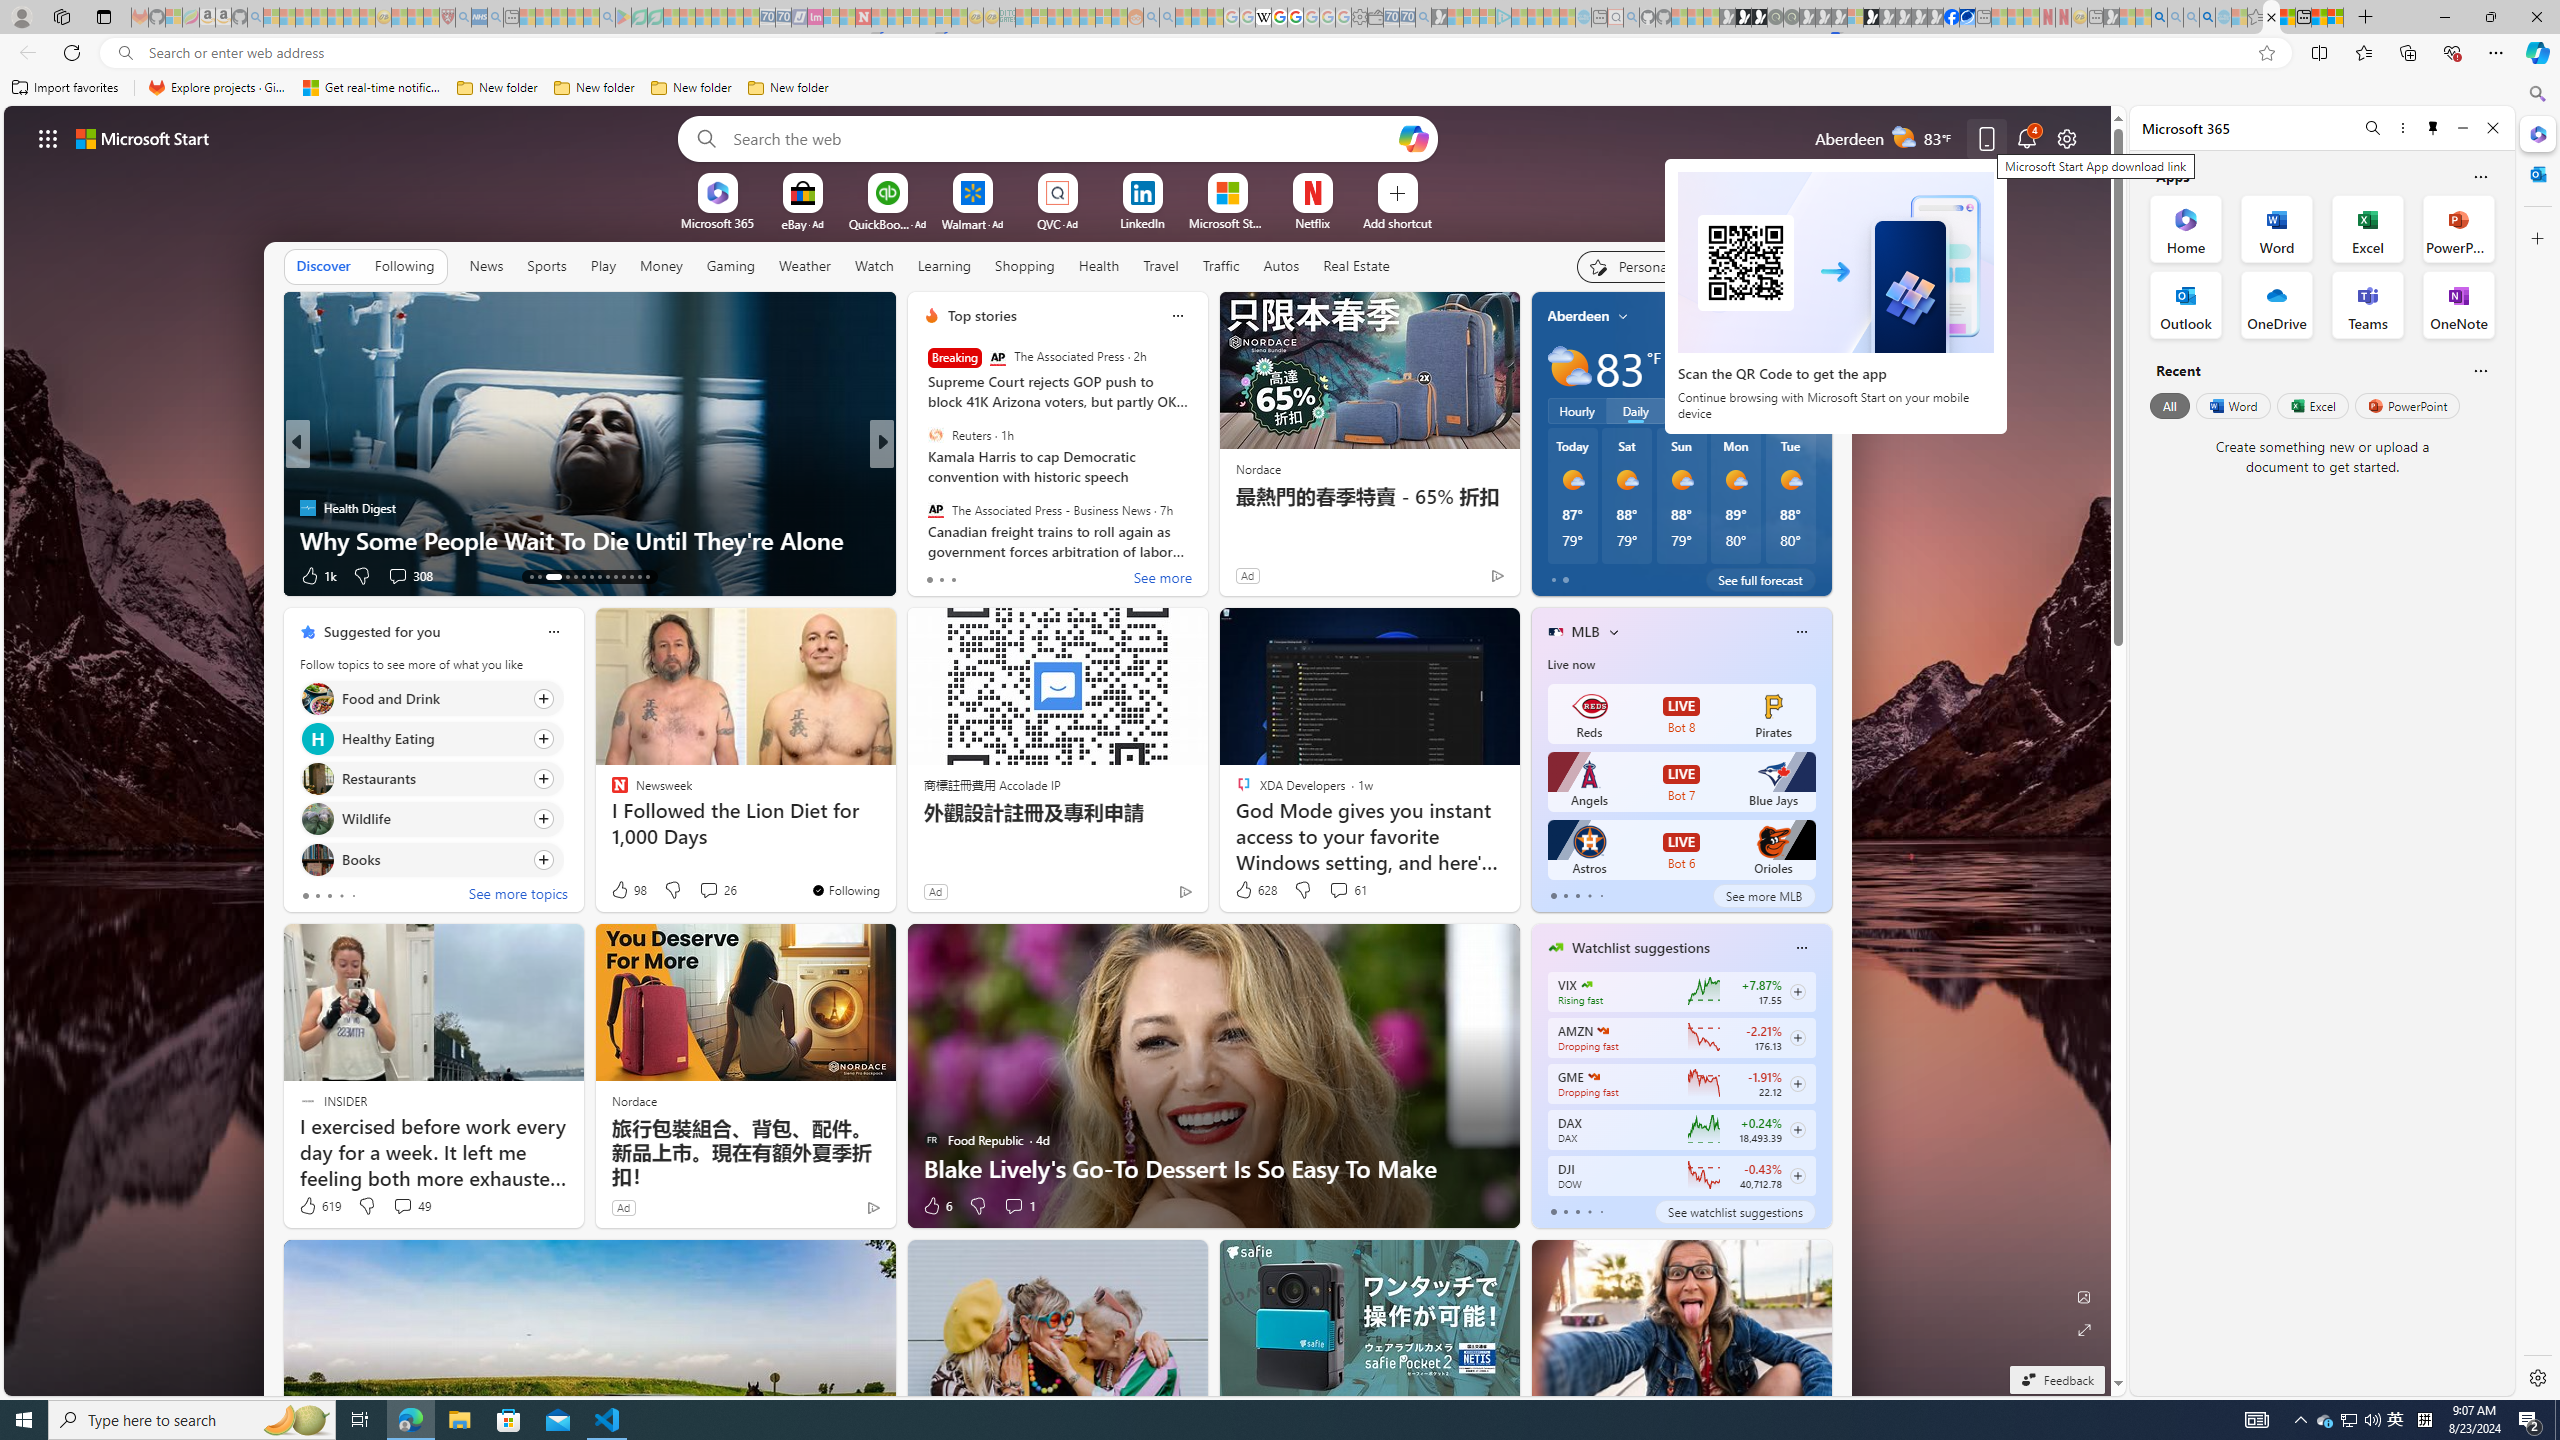  Describe the element at coordinates (921, 506) in the screenshot. I see `'Dagens News (US)'` at that location.